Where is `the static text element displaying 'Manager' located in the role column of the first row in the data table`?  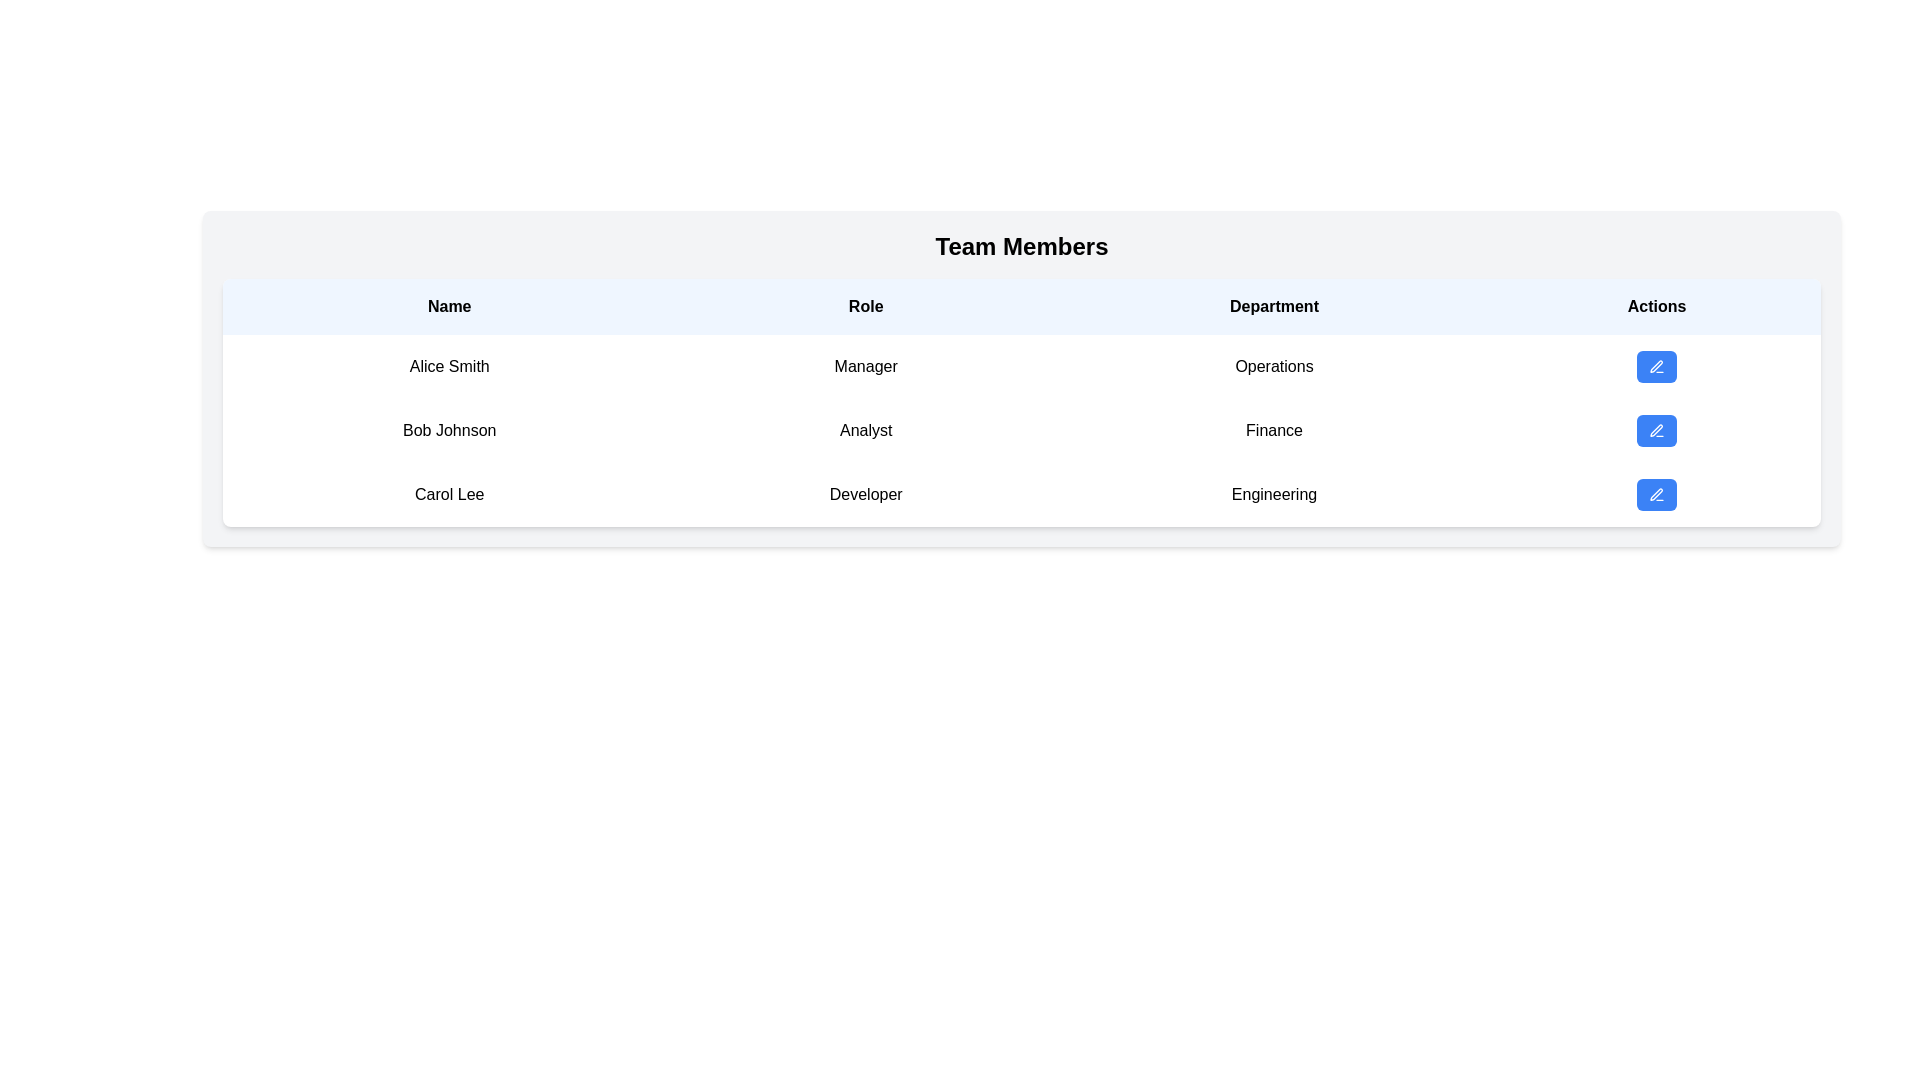 the static text element displaying 'Manager' located in the role column of the first row in the data table is located at coordinates (866, 366).